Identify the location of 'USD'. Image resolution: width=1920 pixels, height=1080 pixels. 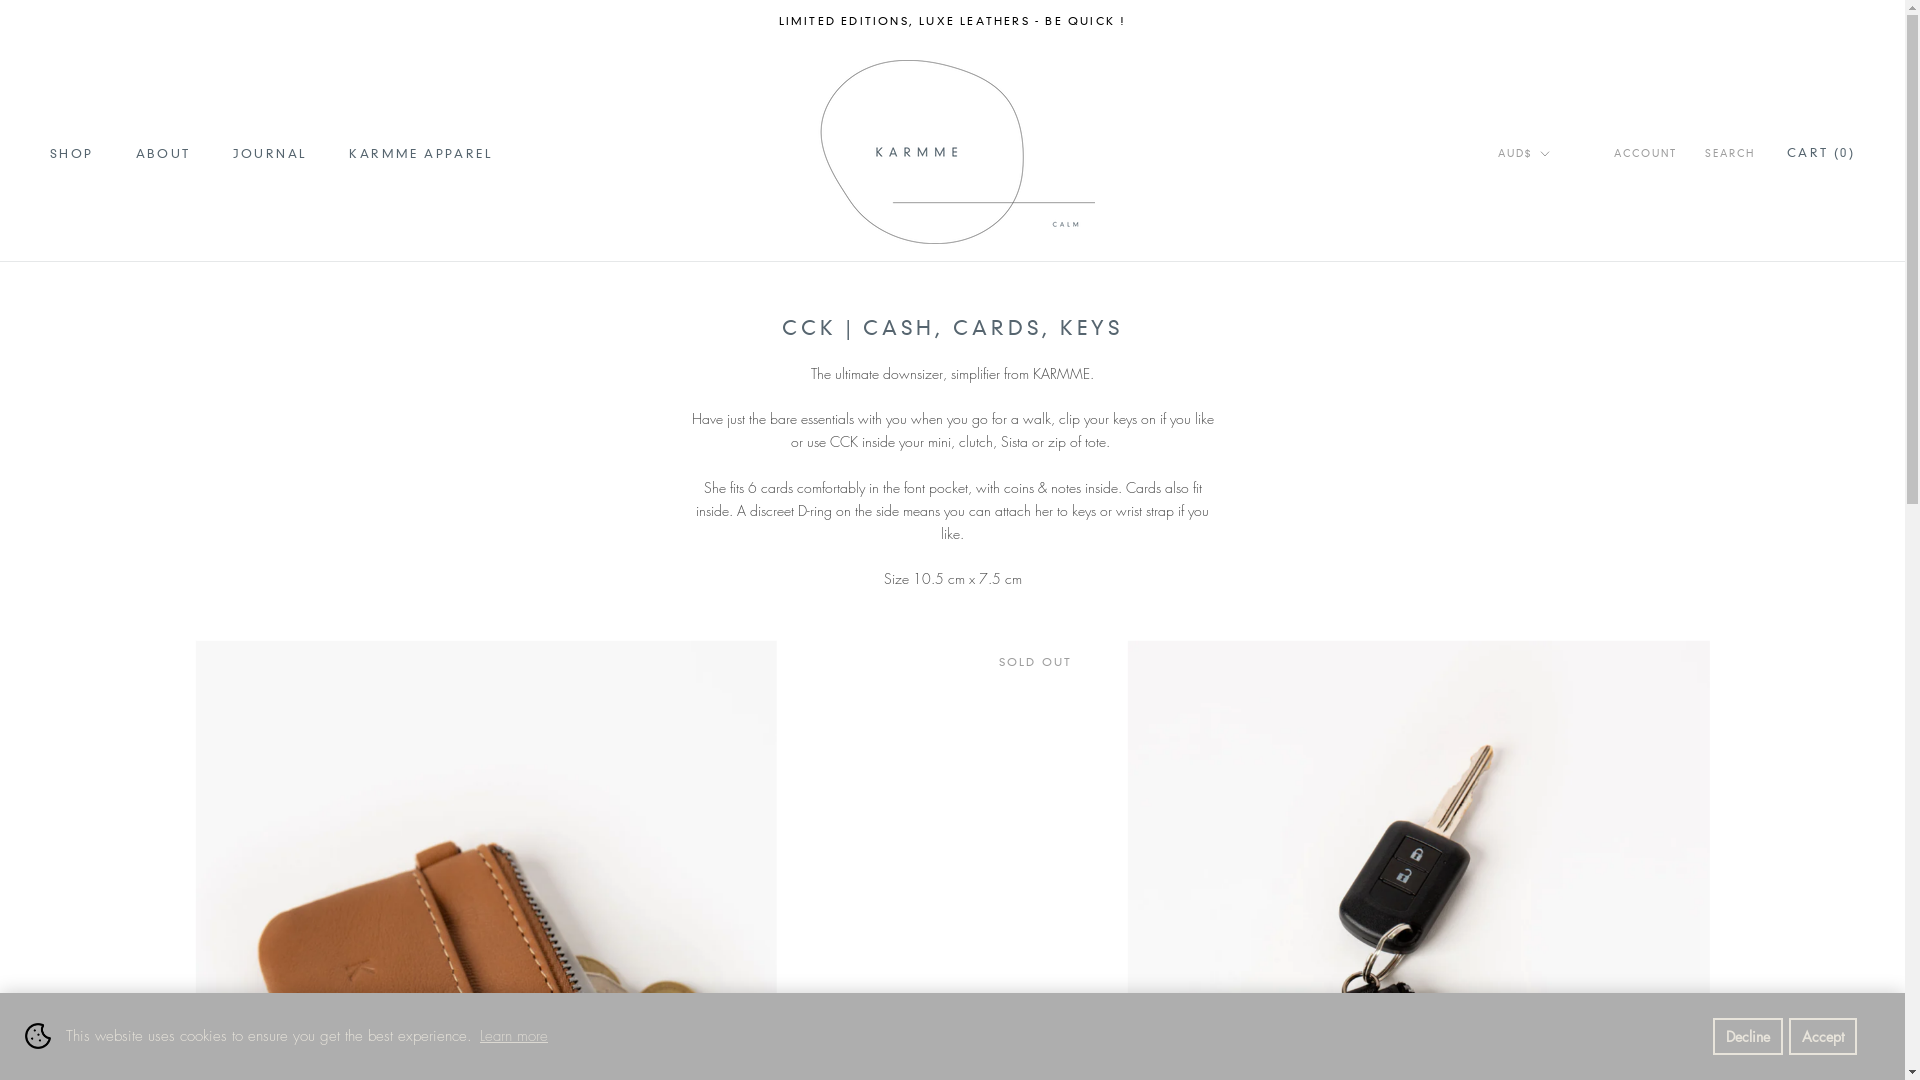
(1549, 327).